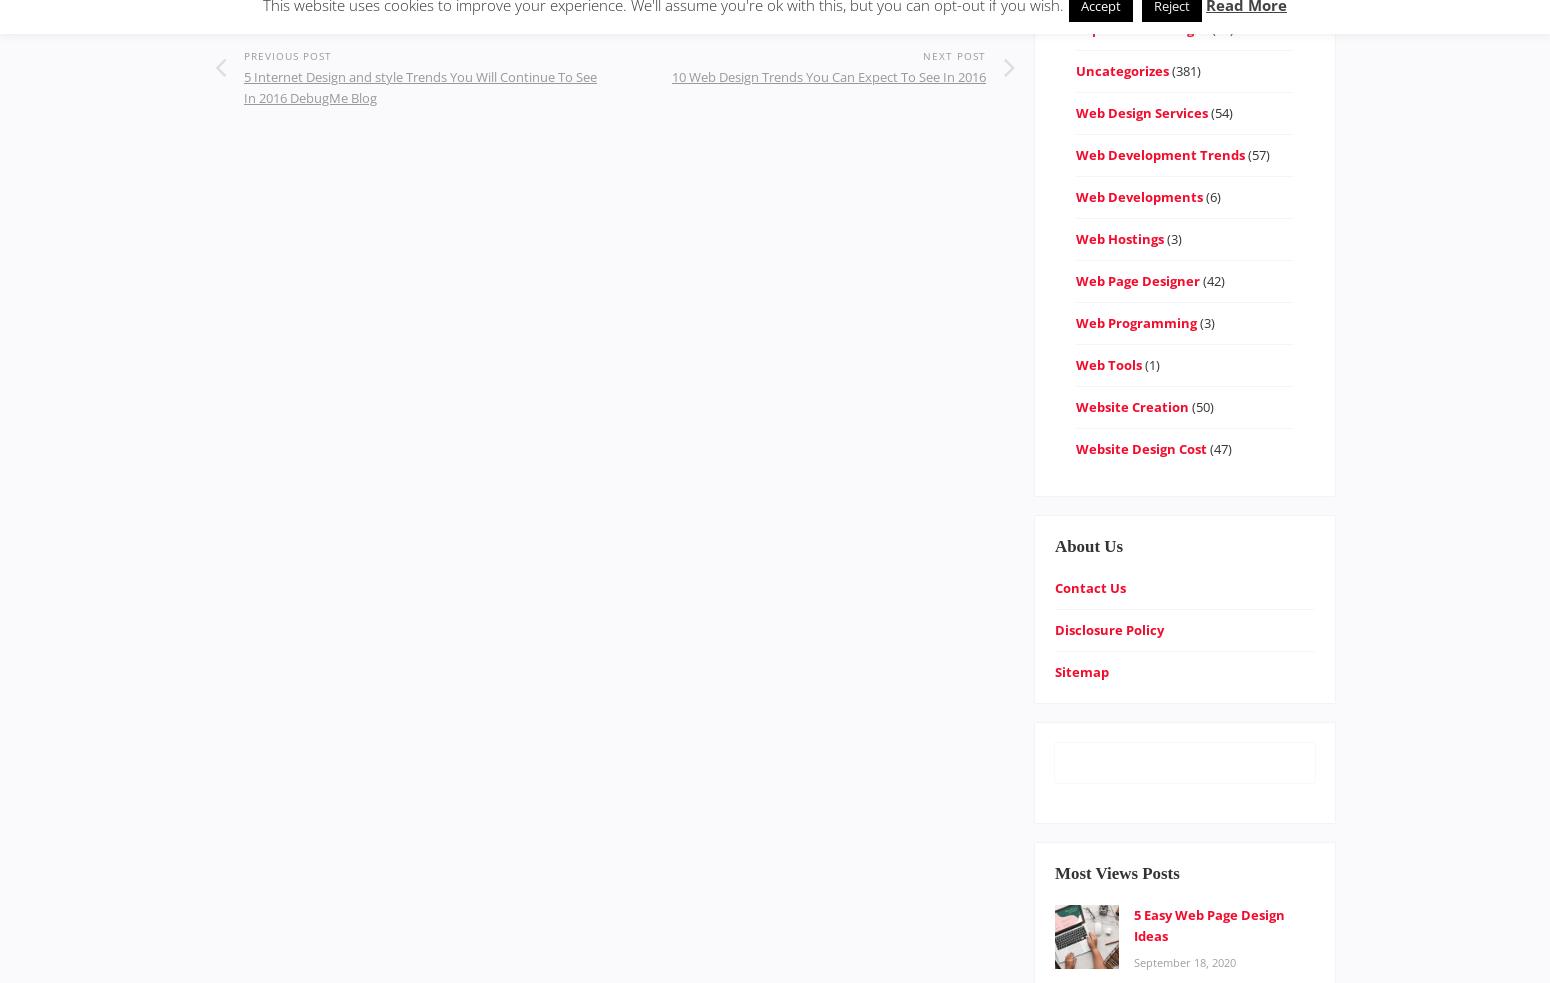 The height and width of the screenshot is (983, 1550). I want to click on 'Top Website Designs', so click(1140, 27).